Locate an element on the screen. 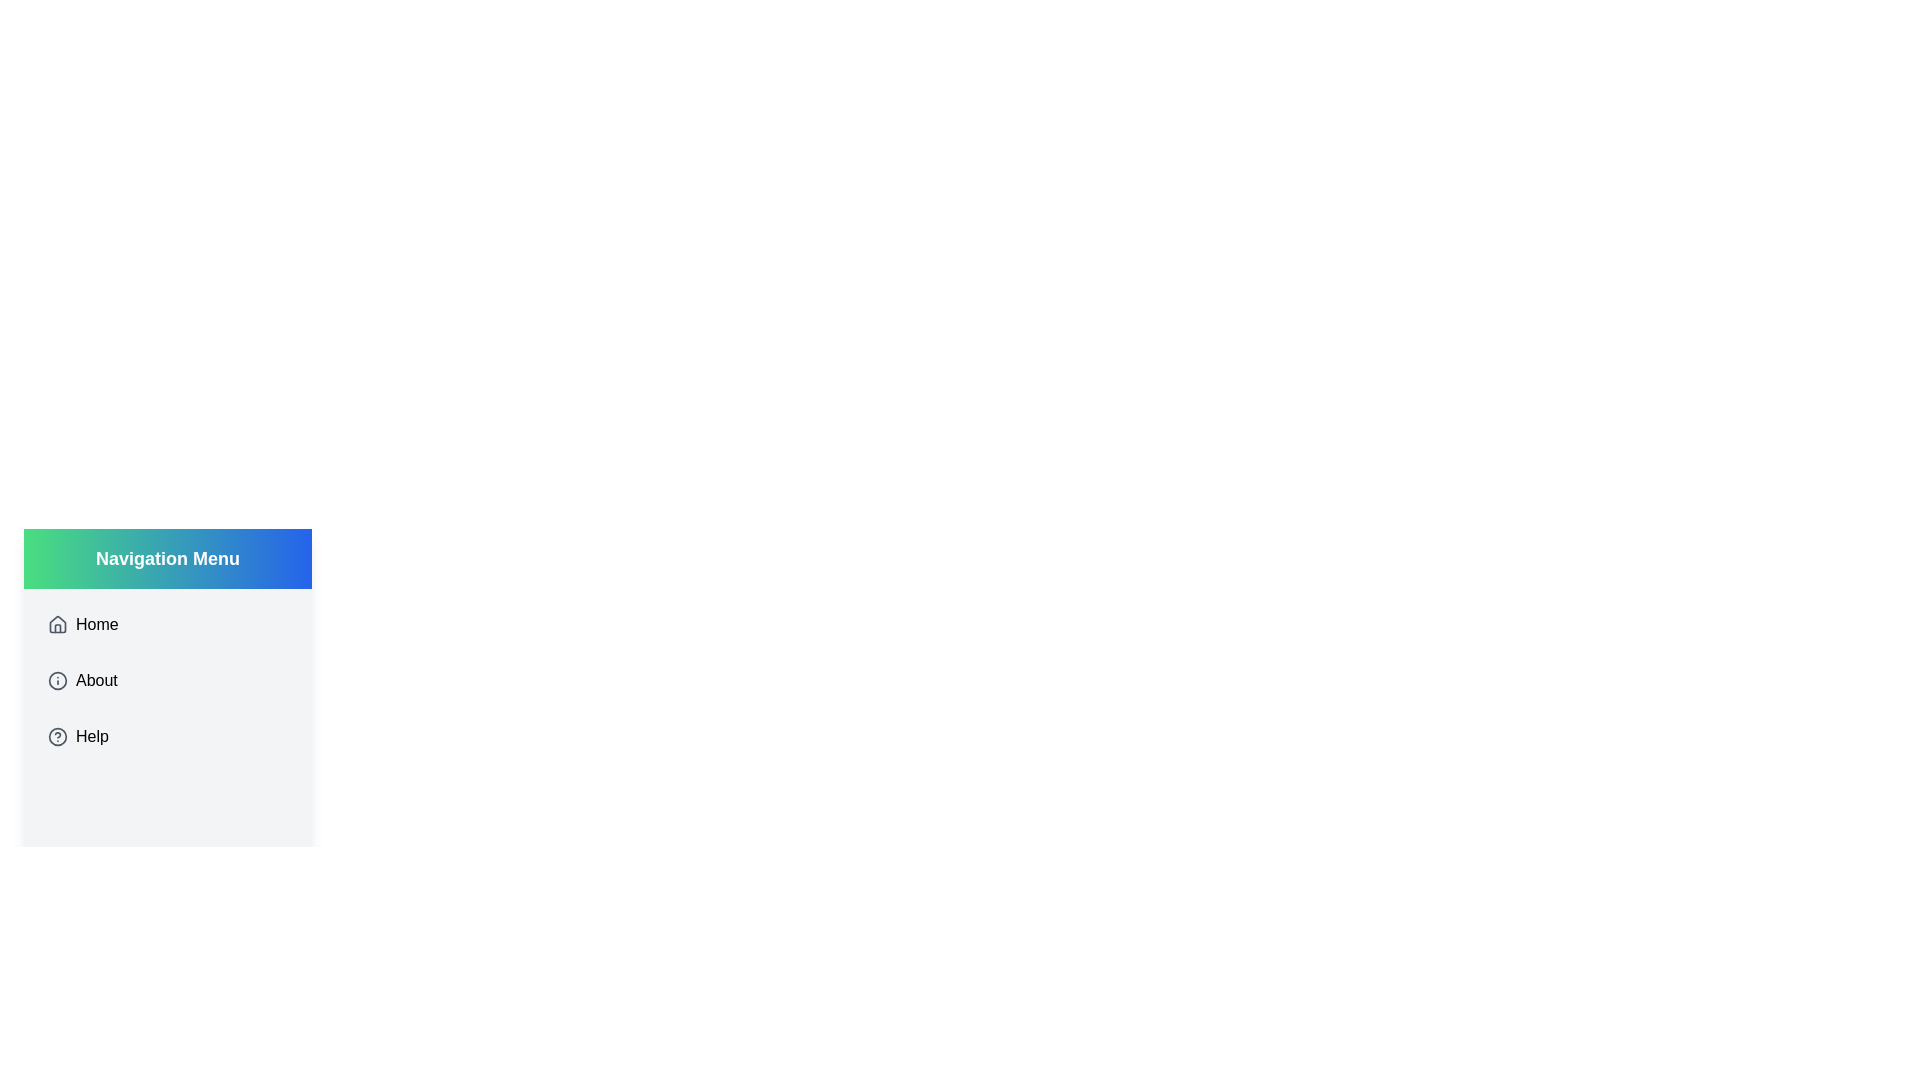 The image size is (1920, 1080). the 'Help' text label in the vertical navigation menu is located at coordinates (91, 736).